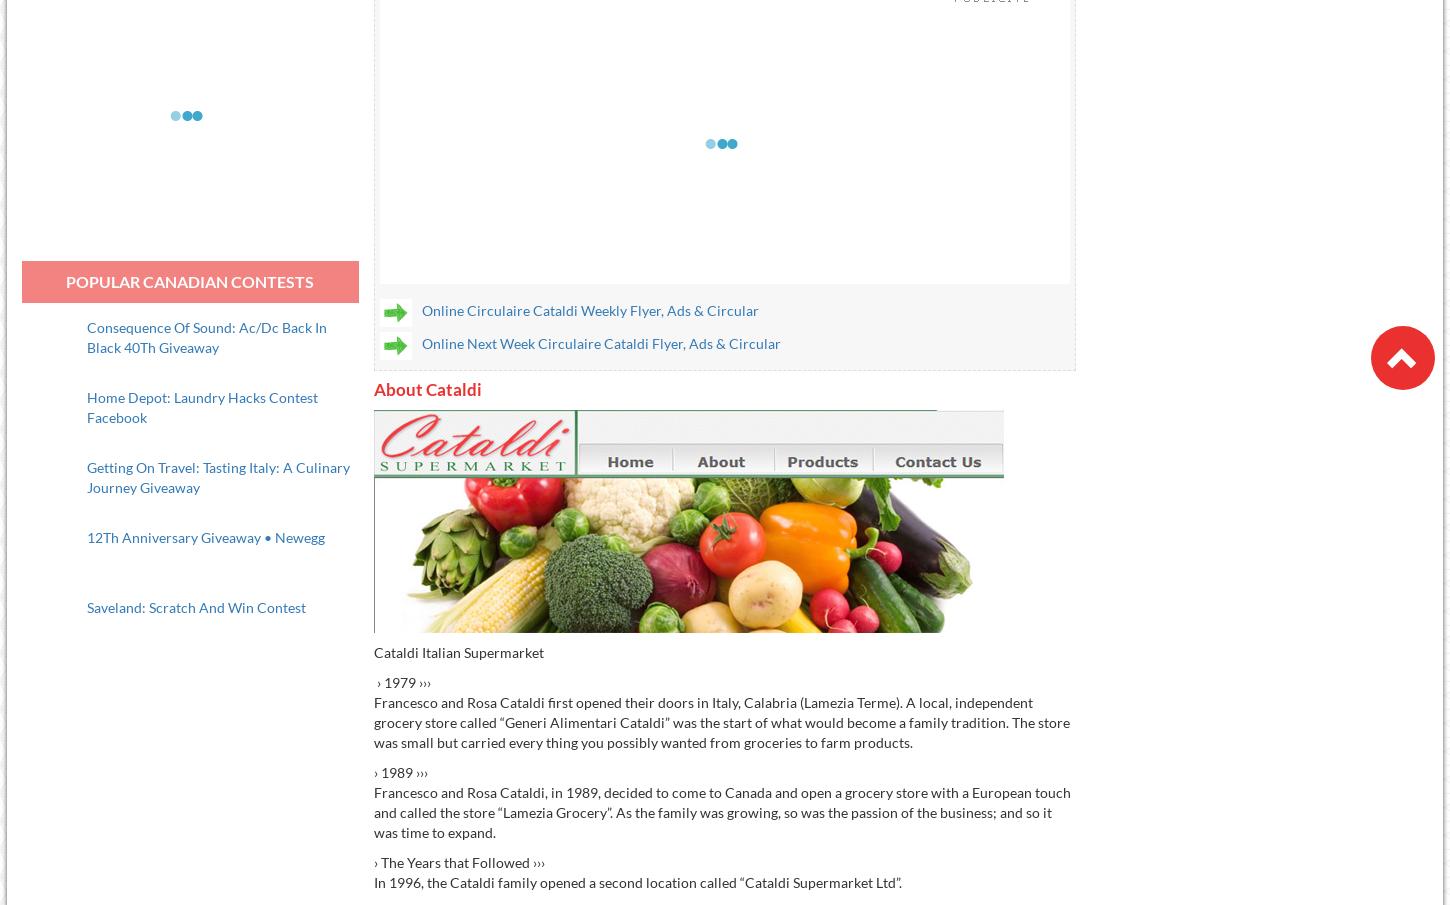  I want to click on 'In 1996, the Cataldi family opened a second location called “Cataldi Supermarket Ltd”.', so click(635, 881).